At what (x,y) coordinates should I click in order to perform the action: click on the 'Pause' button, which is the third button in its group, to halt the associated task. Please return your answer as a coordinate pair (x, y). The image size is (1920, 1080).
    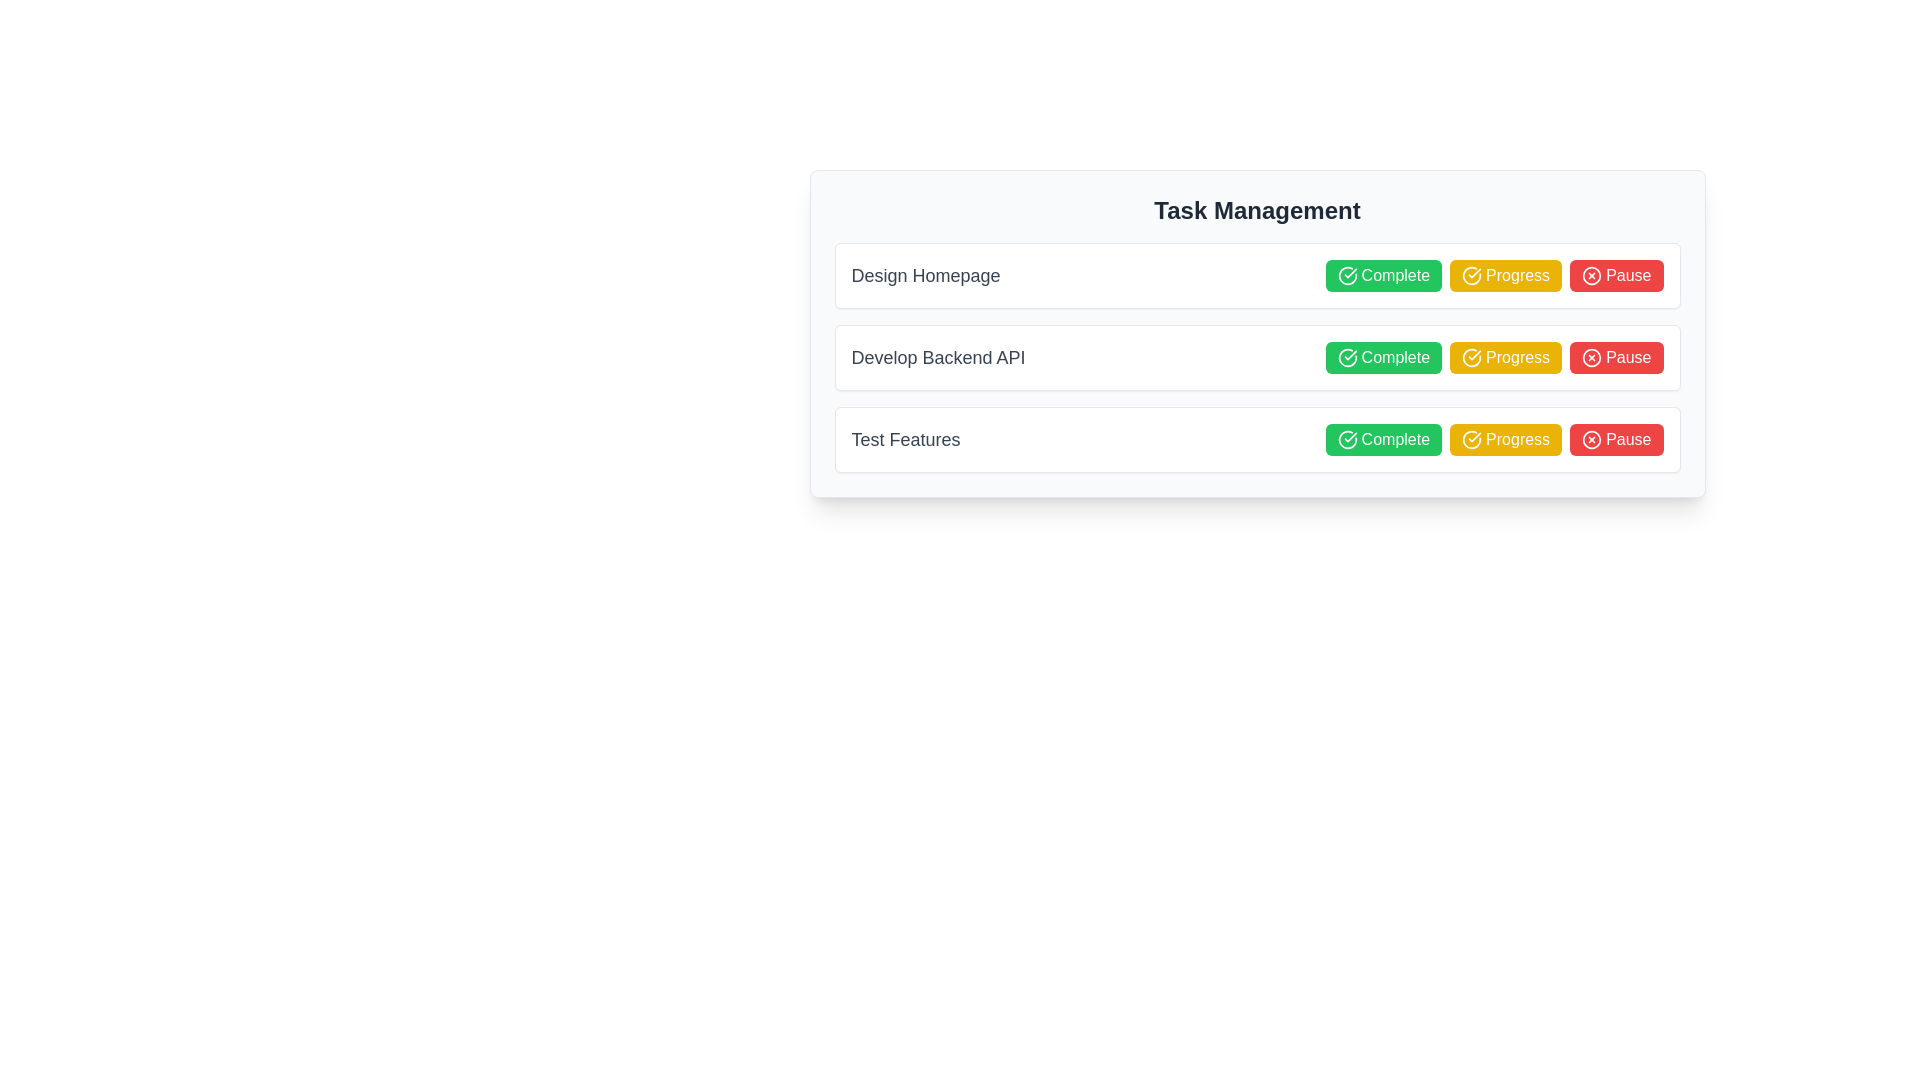
    Looking at the image, I should click on (1616, 438).